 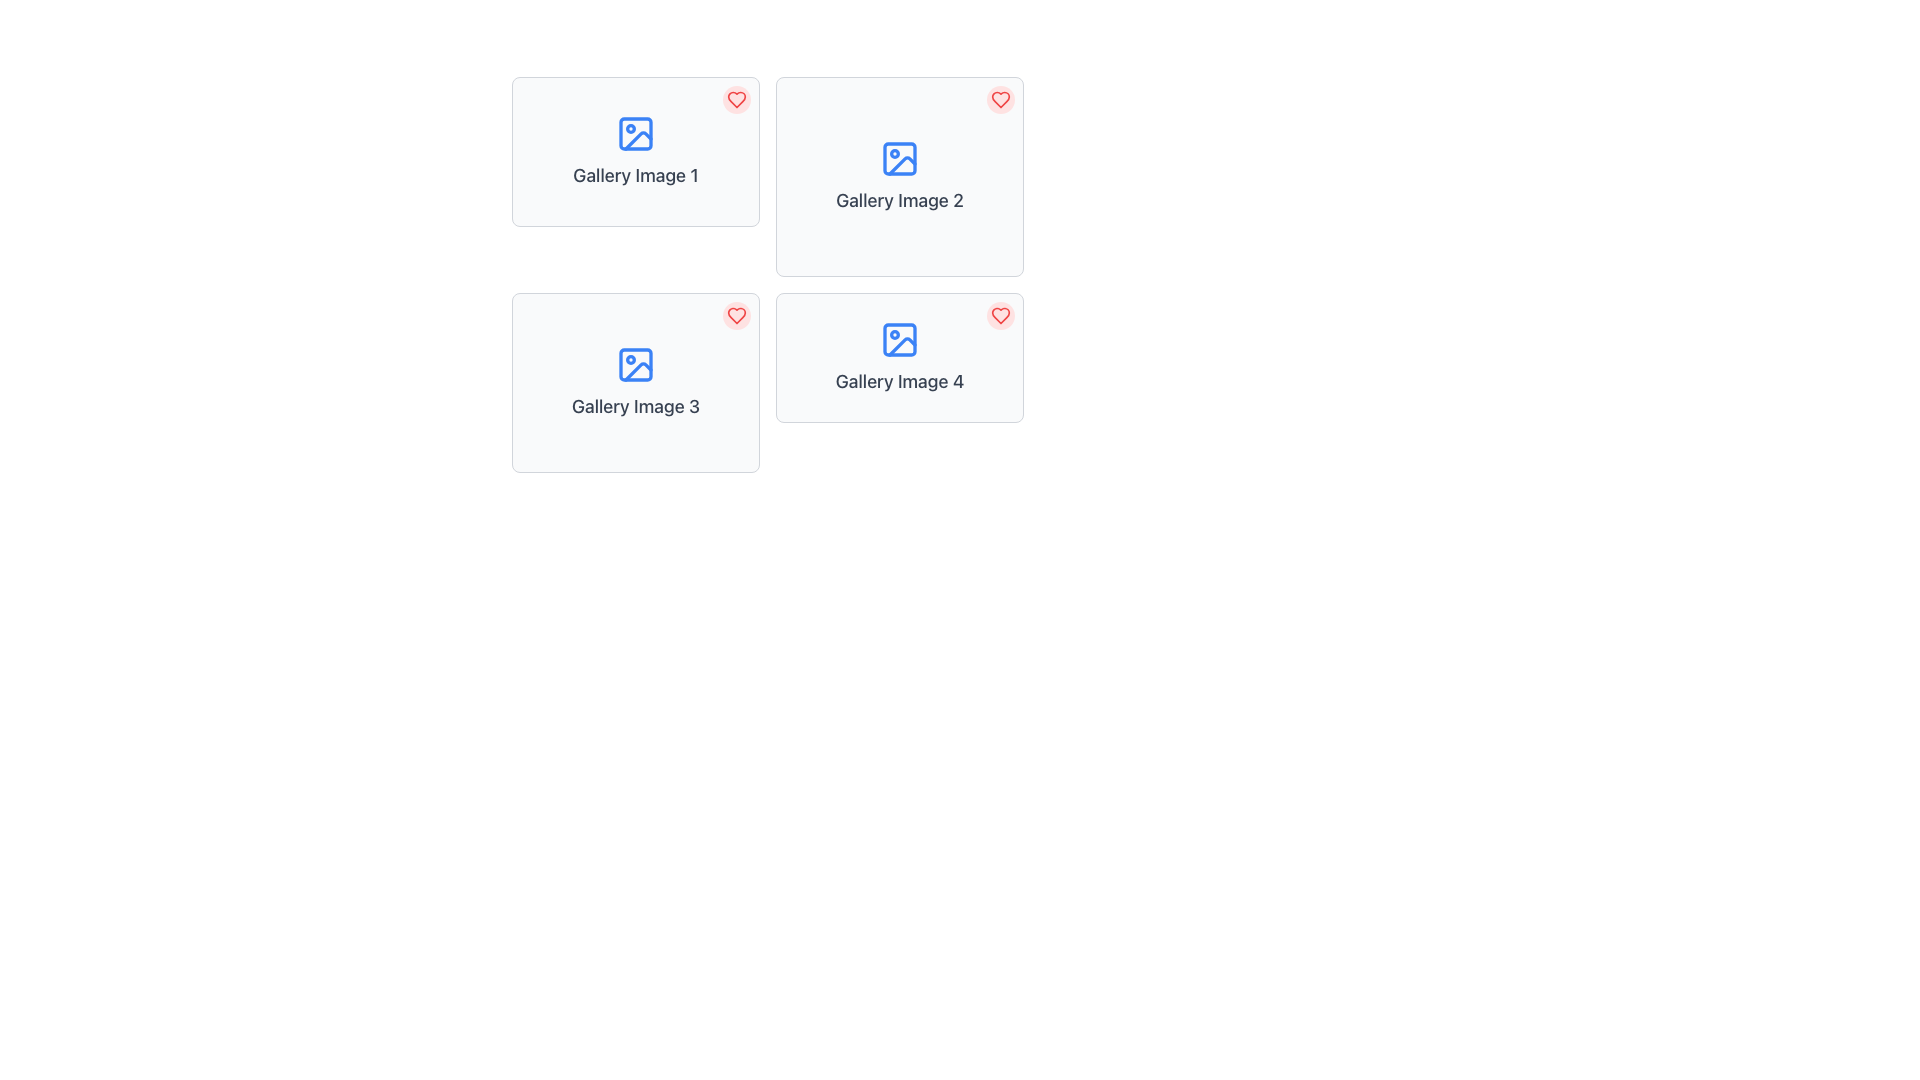 What do you see at coordinates (1001, 315) in the screenshot?
I see `the heart icon located at the top-right corner of the 'Gallery Image 4' card, which serves as a favorite or like button` at bounding box center [1001, 315].